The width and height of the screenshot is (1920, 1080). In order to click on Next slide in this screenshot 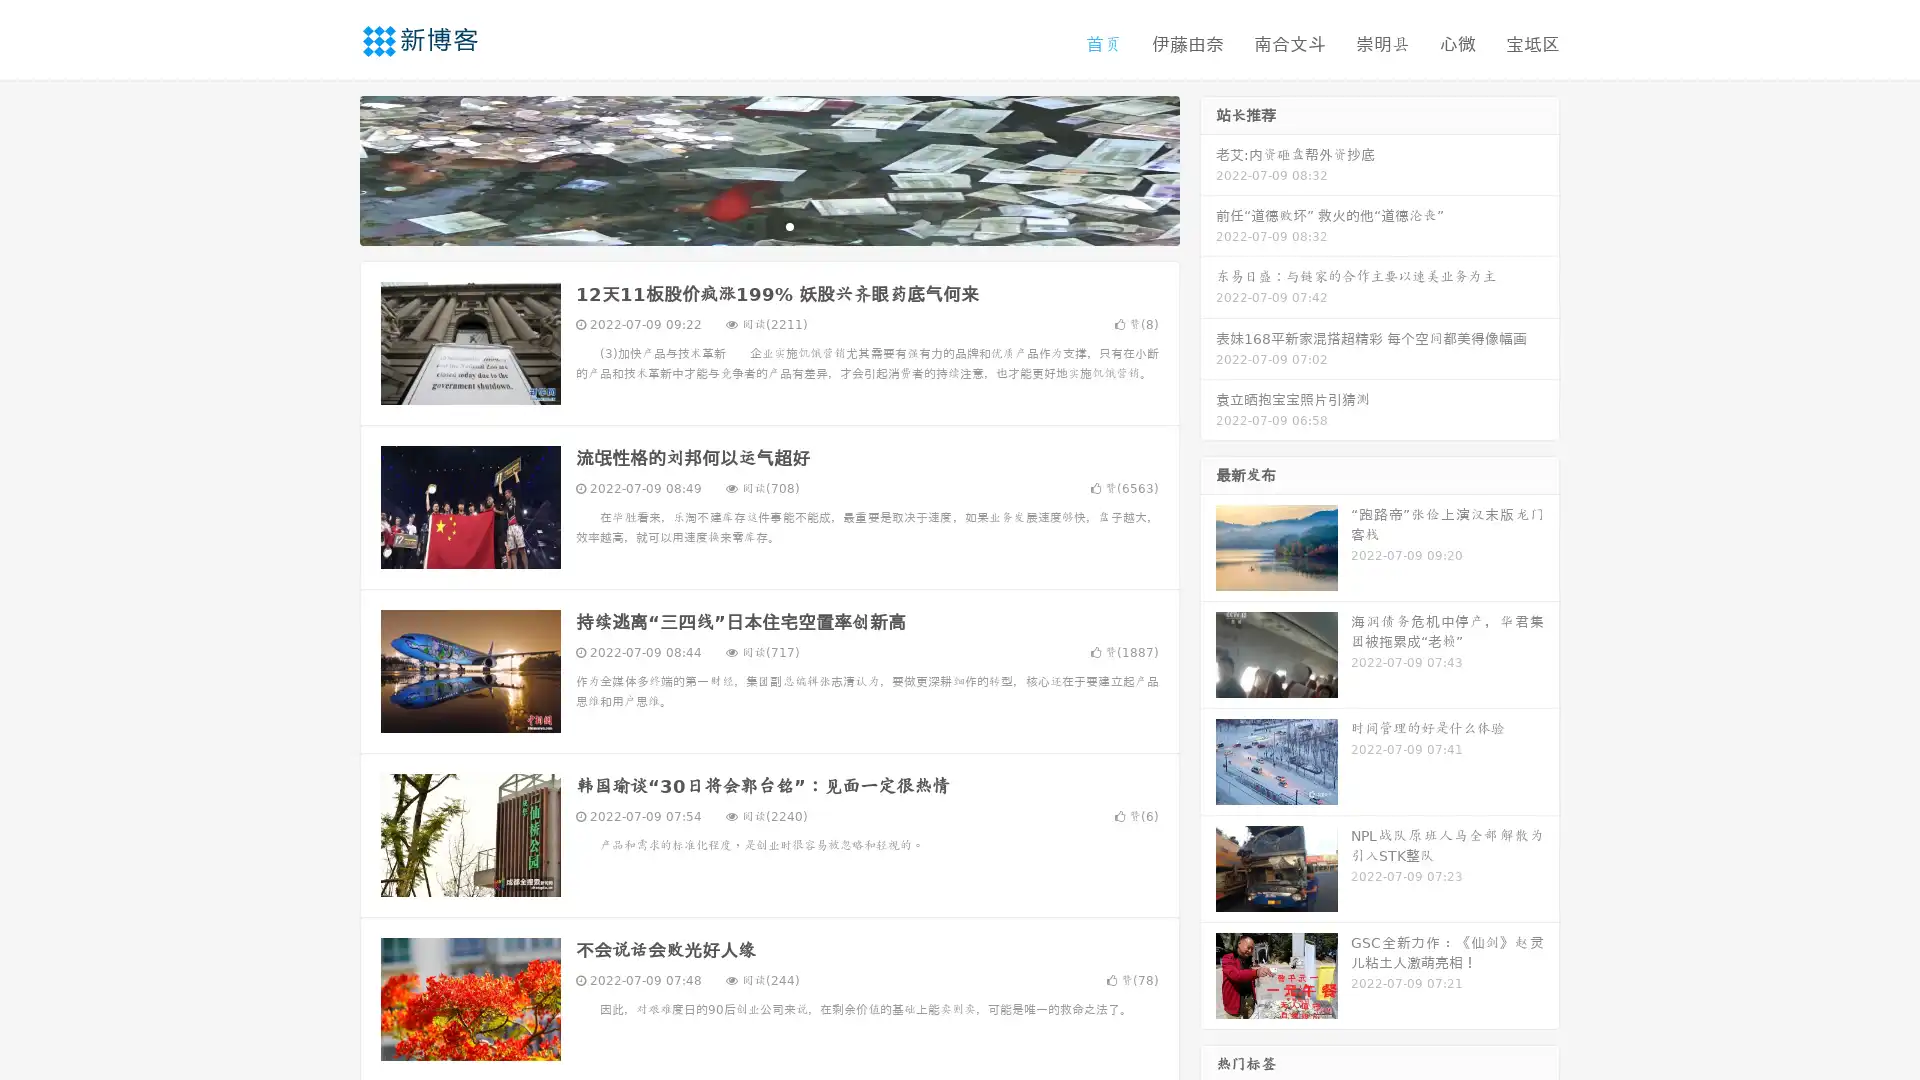, I will do `click(1208, 168)`.